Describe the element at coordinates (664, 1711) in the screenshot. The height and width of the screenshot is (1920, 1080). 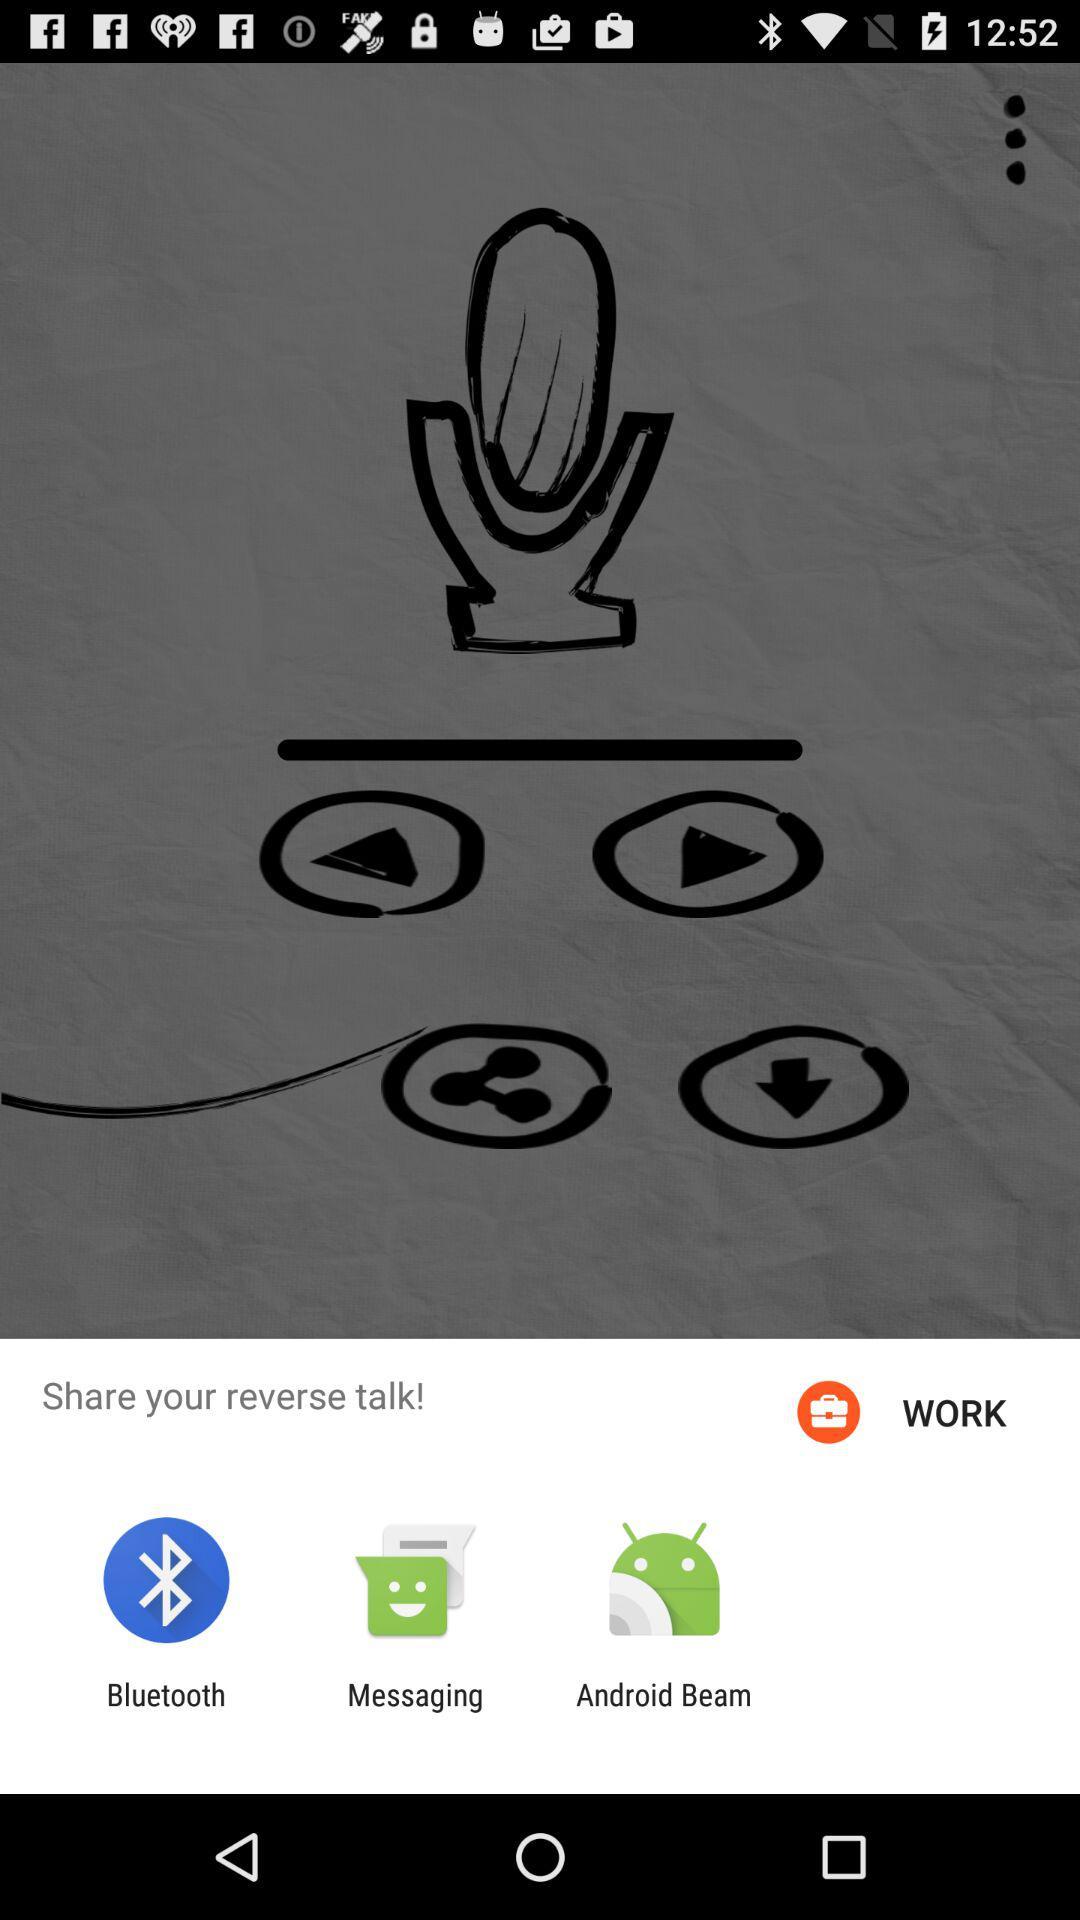
I see `icon to the right of messaging icon` at that location.